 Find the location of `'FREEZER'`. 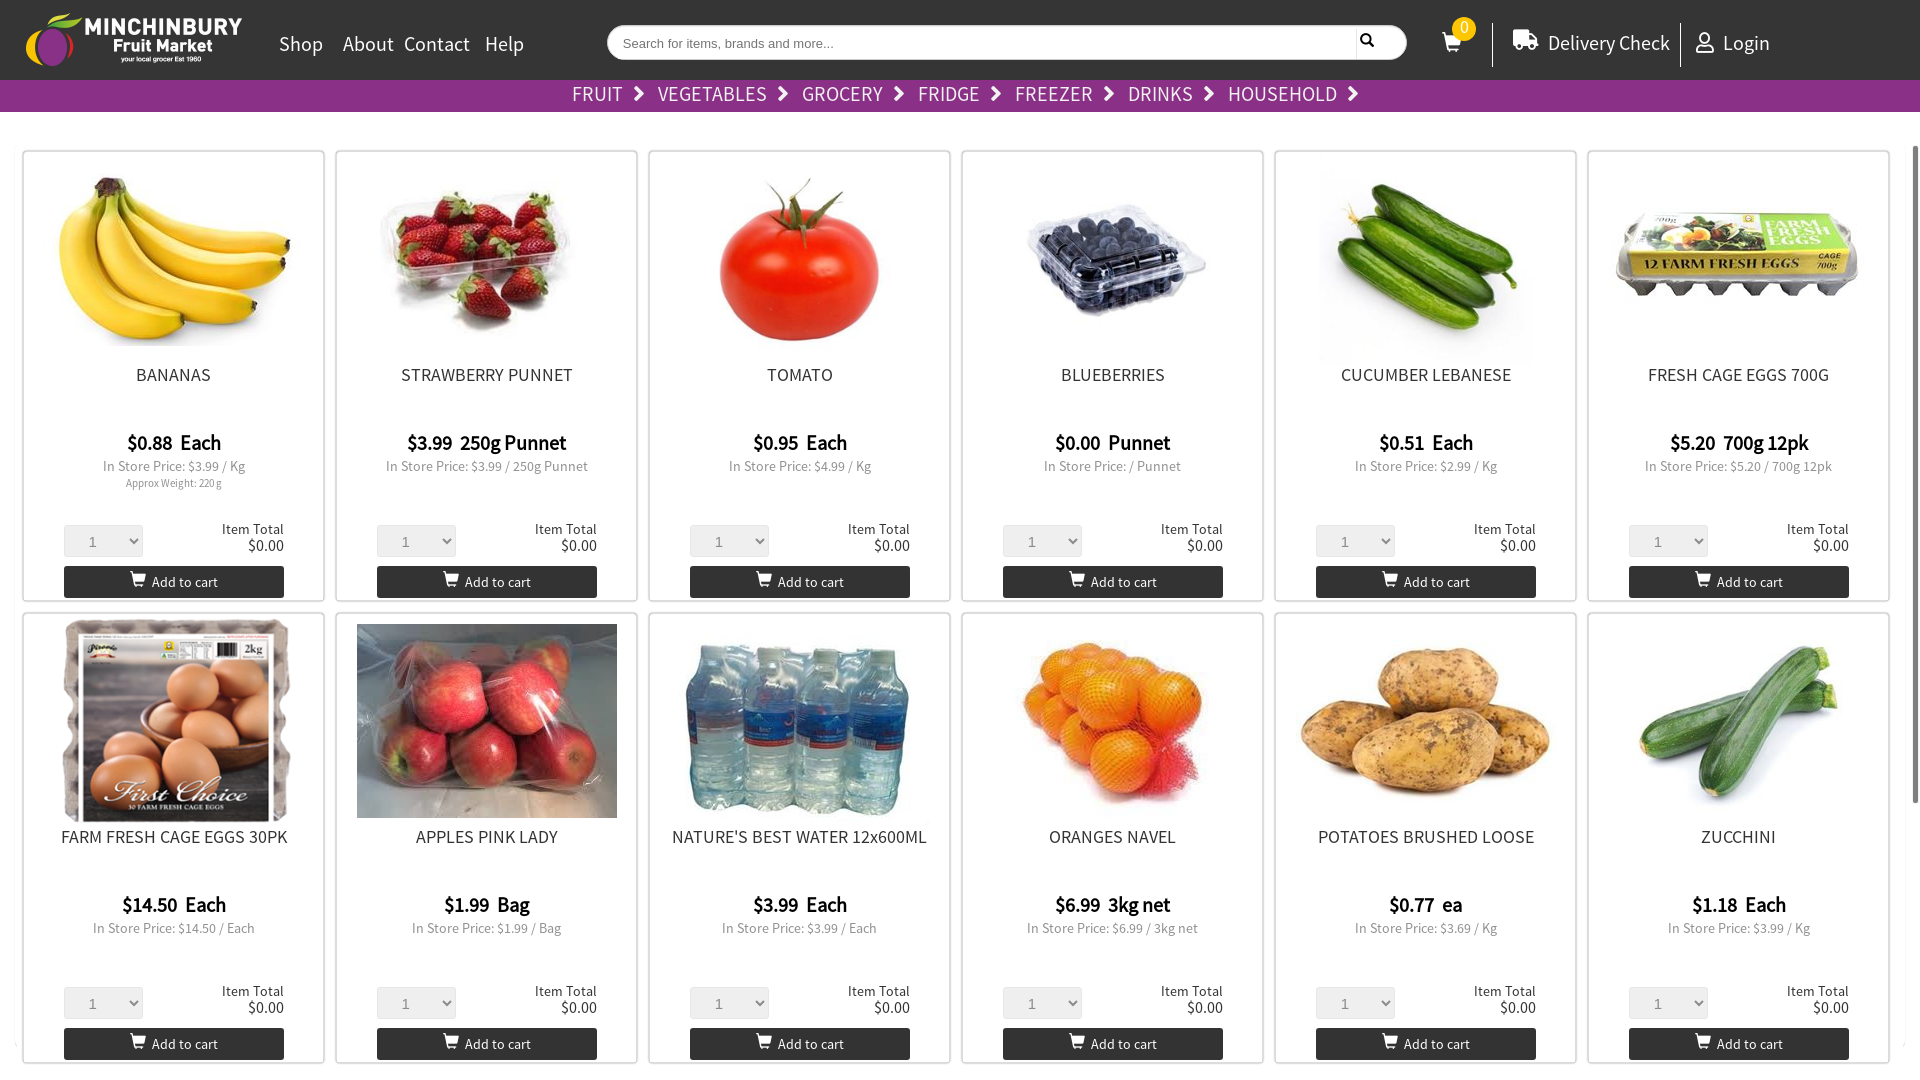

'FREEZER' is located at coordinates (1013, 95).